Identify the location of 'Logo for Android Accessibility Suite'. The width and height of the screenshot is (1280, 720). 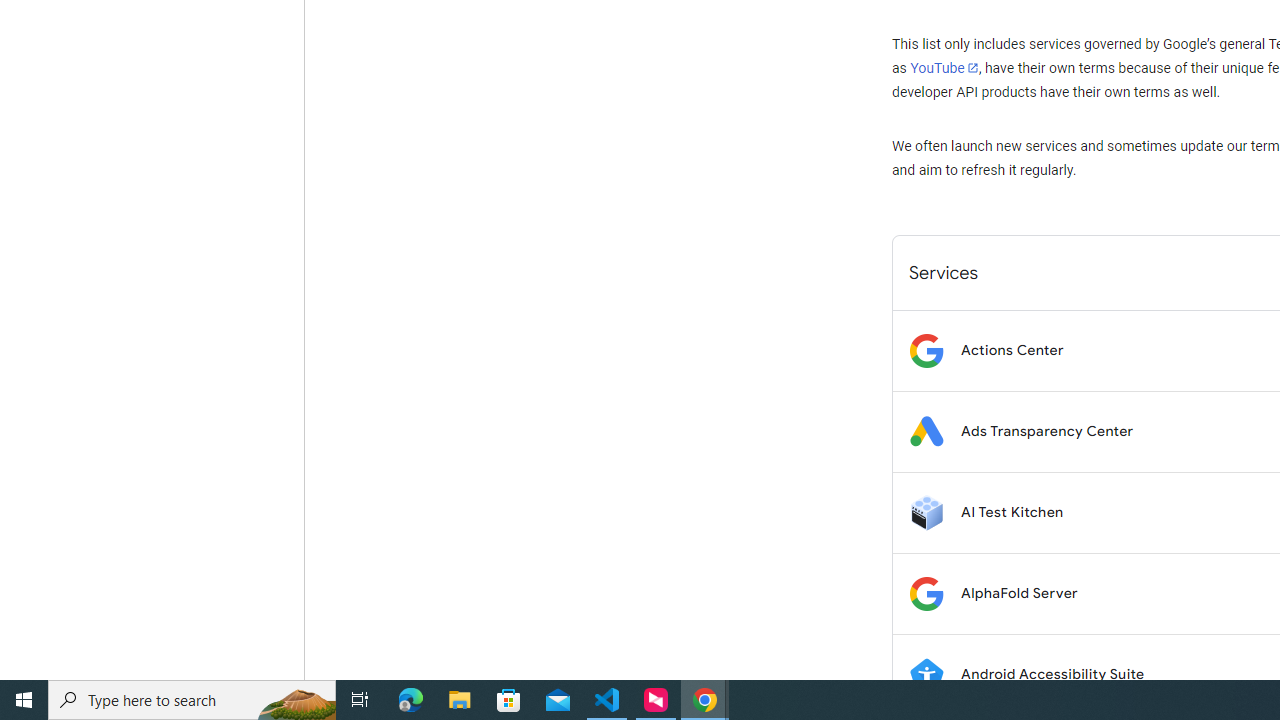
(925, 674).